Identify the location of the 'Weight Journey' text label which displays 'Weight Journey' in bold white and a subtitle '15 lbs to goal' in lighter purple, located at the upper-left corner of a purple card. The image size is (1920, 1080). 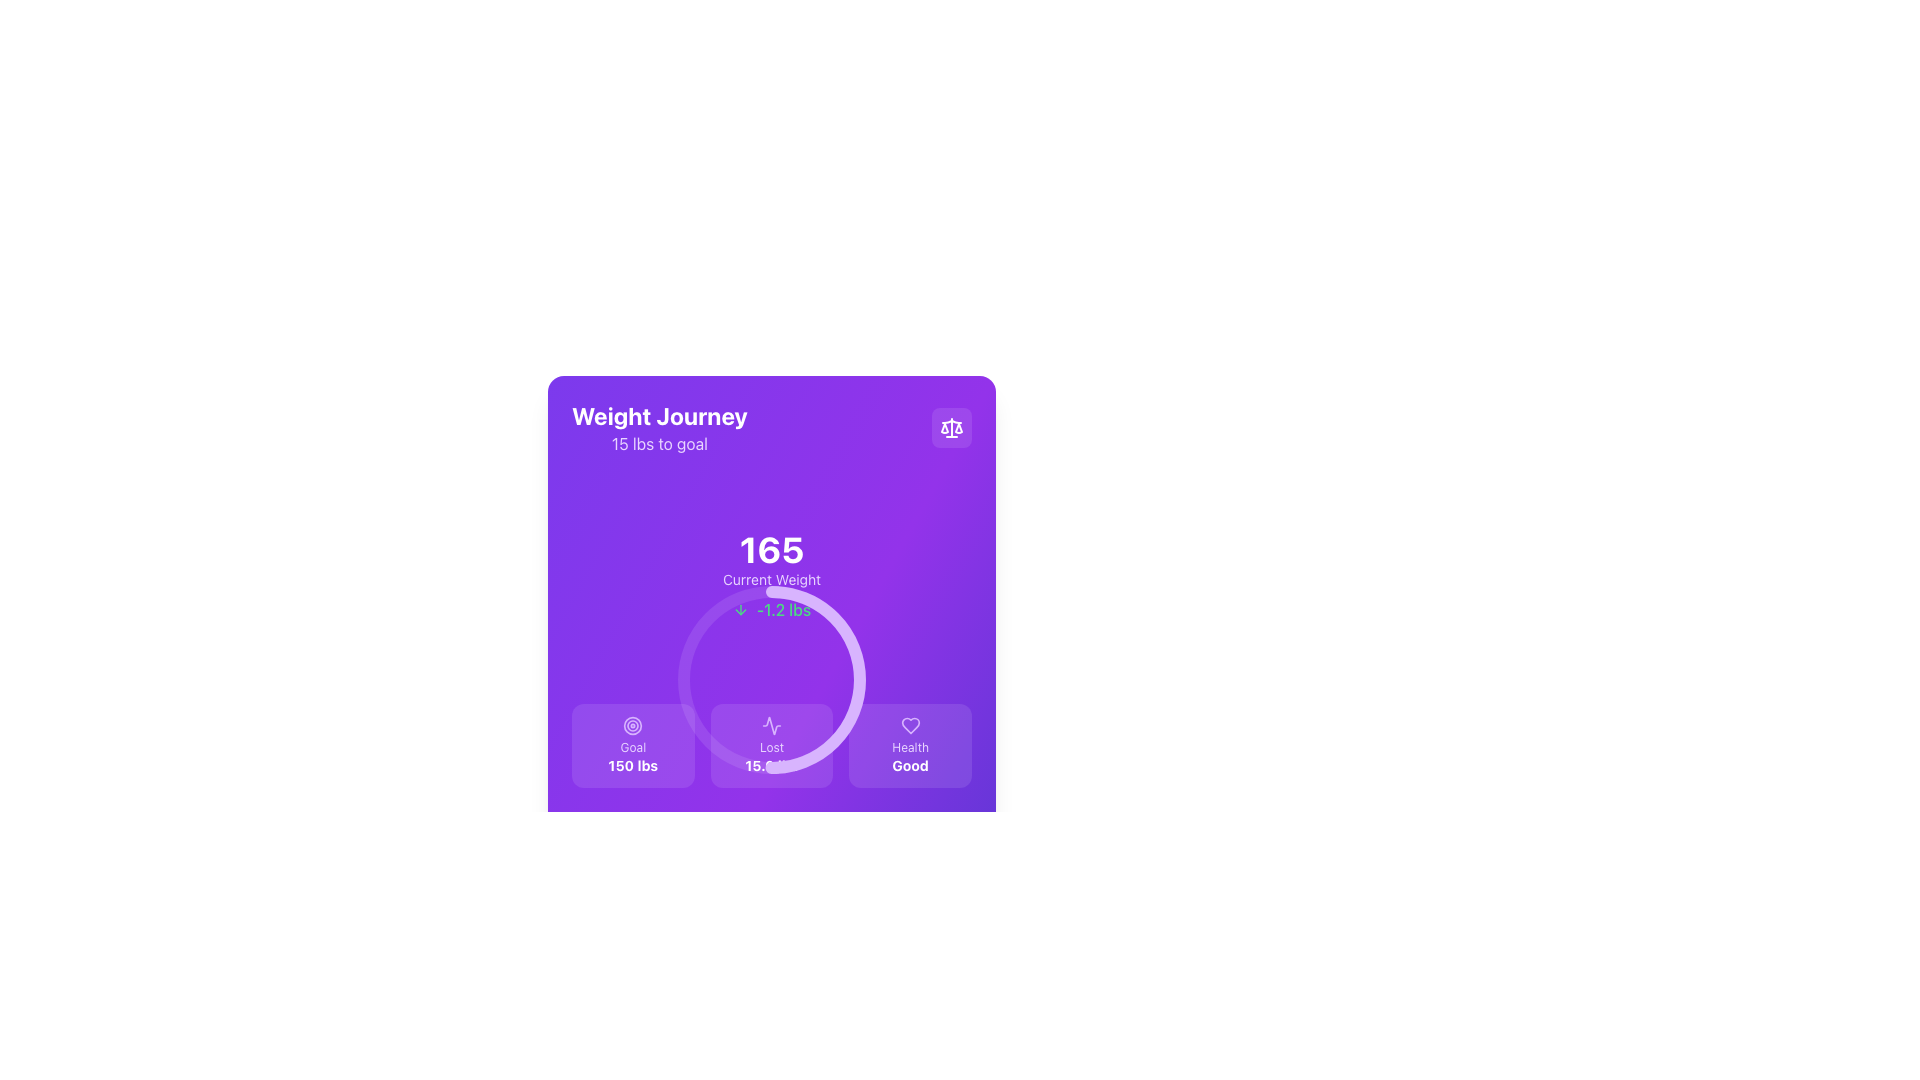
(659, 427).